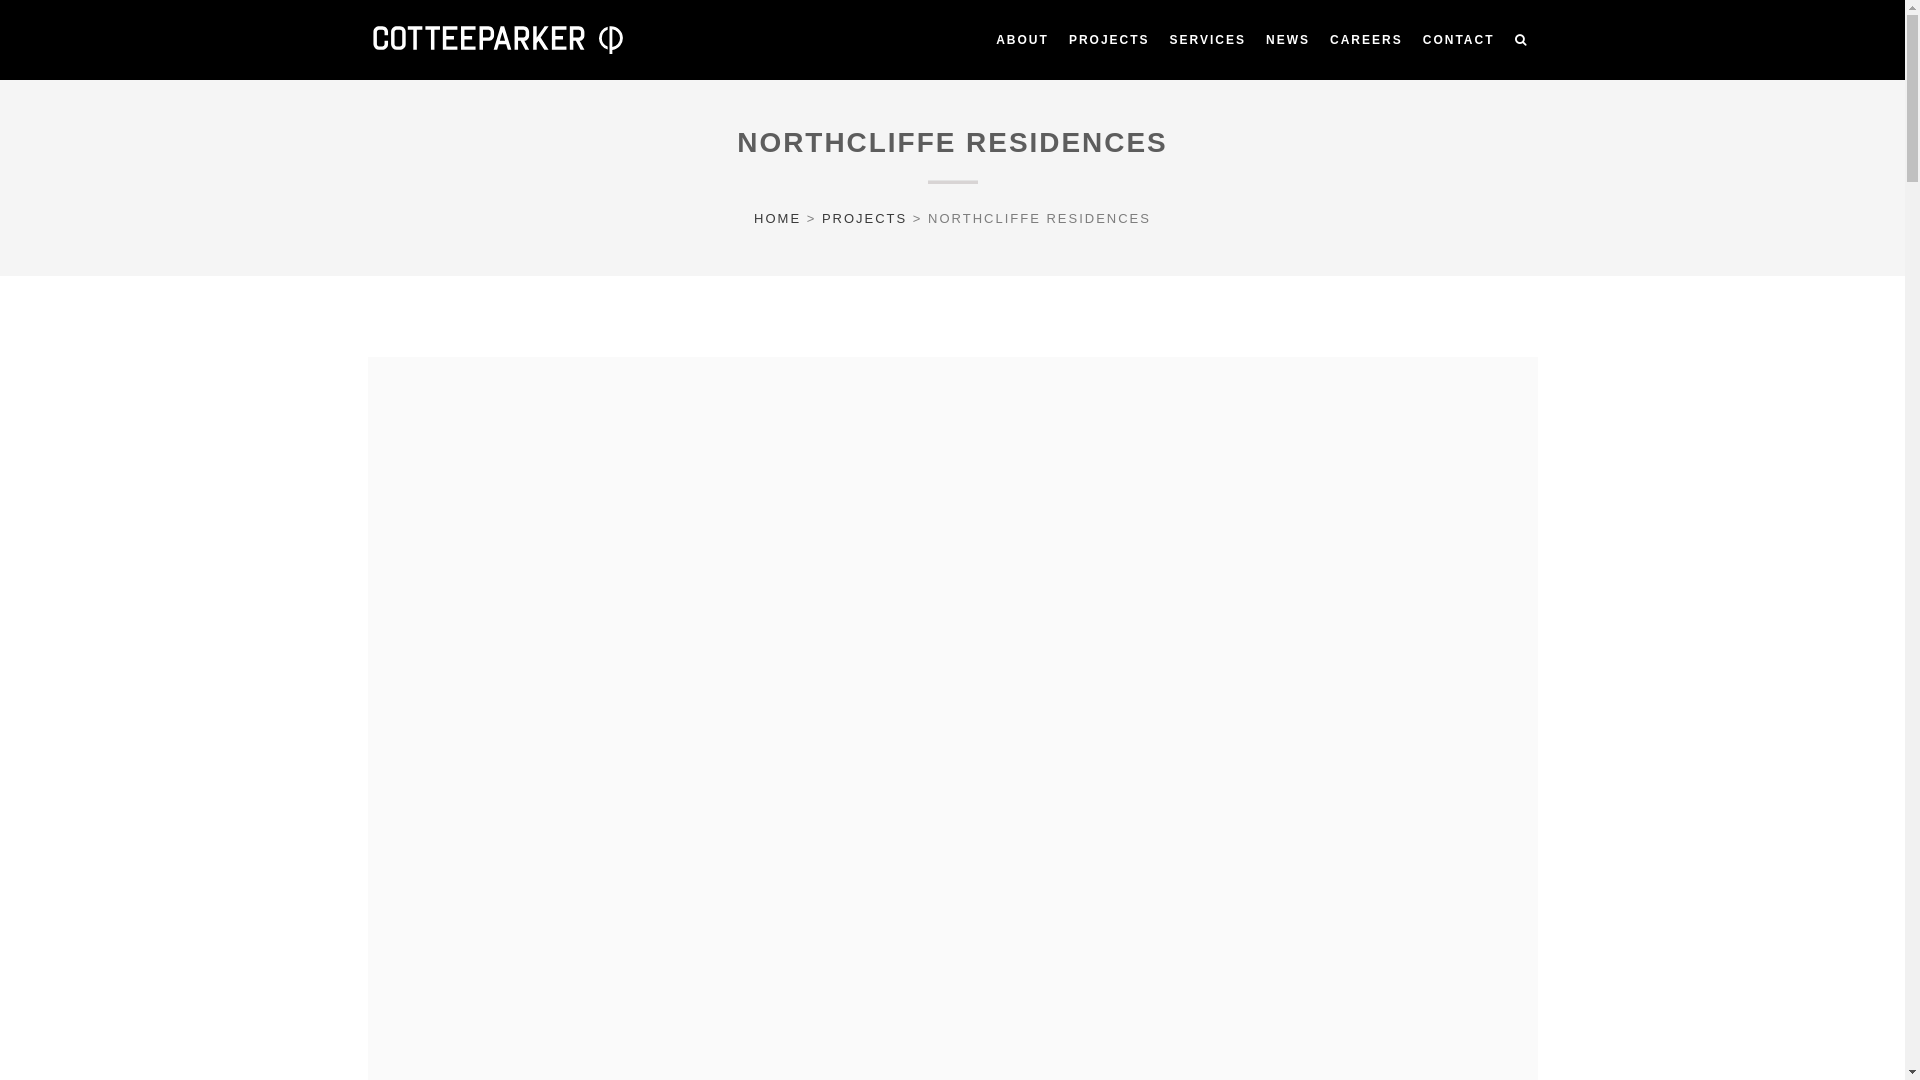  I want to click on 'CAREERS', so click(1365, 39).